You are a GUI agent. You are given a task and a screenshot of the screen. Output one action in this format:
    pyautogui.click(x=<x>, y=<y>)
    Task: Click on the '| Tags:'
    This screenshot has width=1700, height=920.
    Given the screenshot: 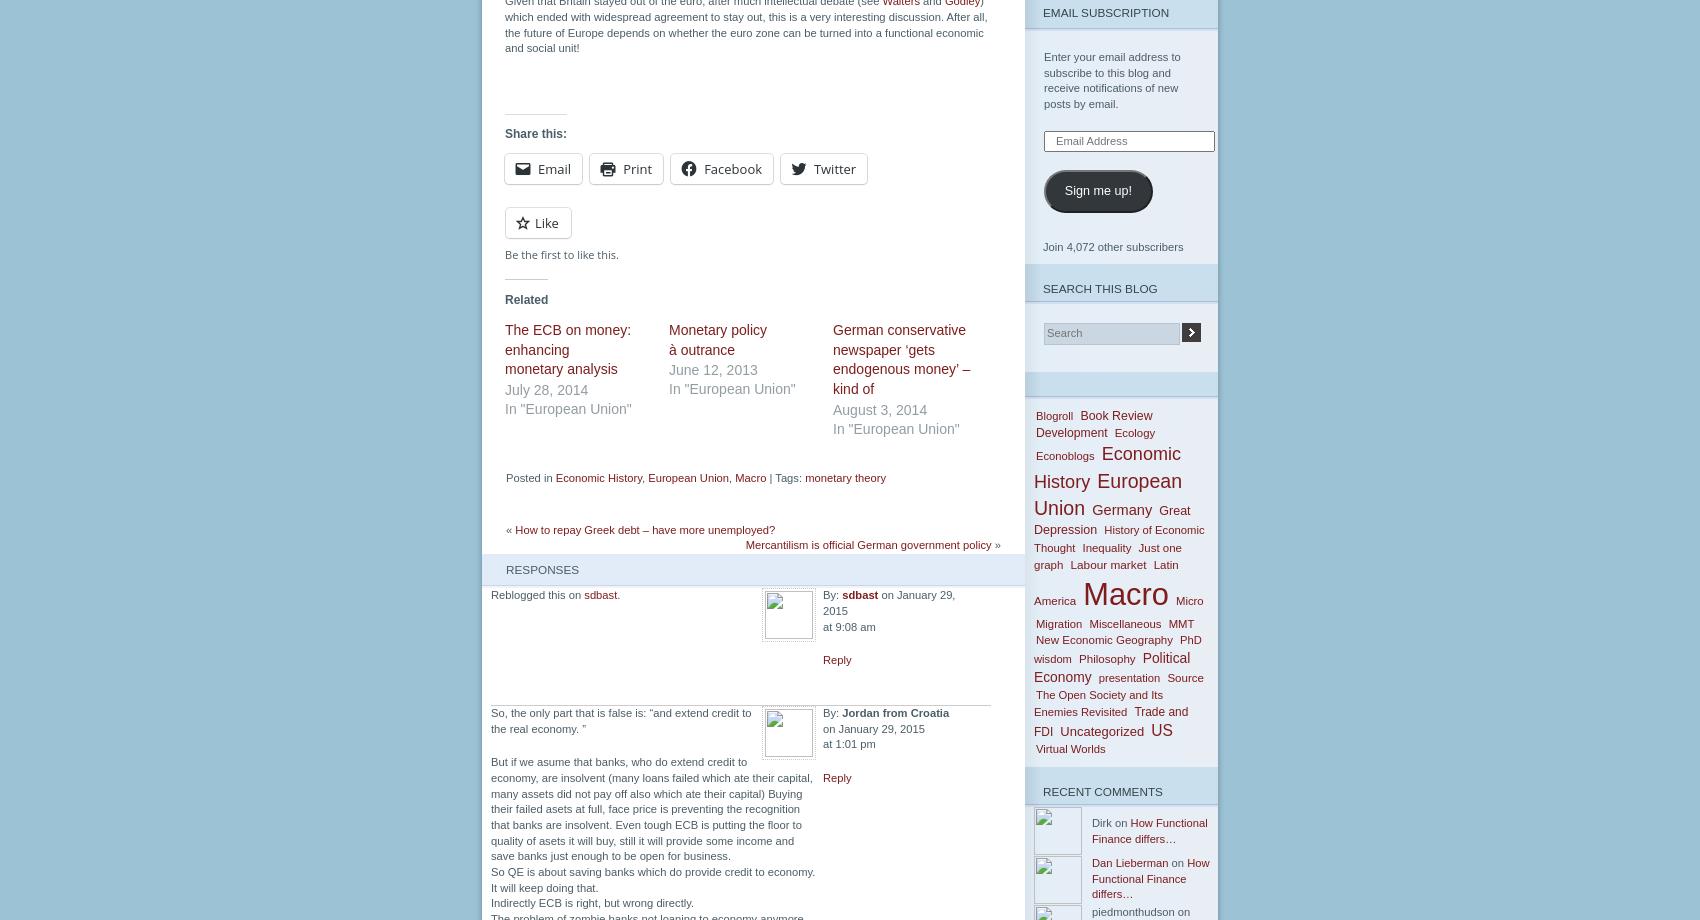 What is the action you would take?
    pyautogui.click(x=765, y=478)
    